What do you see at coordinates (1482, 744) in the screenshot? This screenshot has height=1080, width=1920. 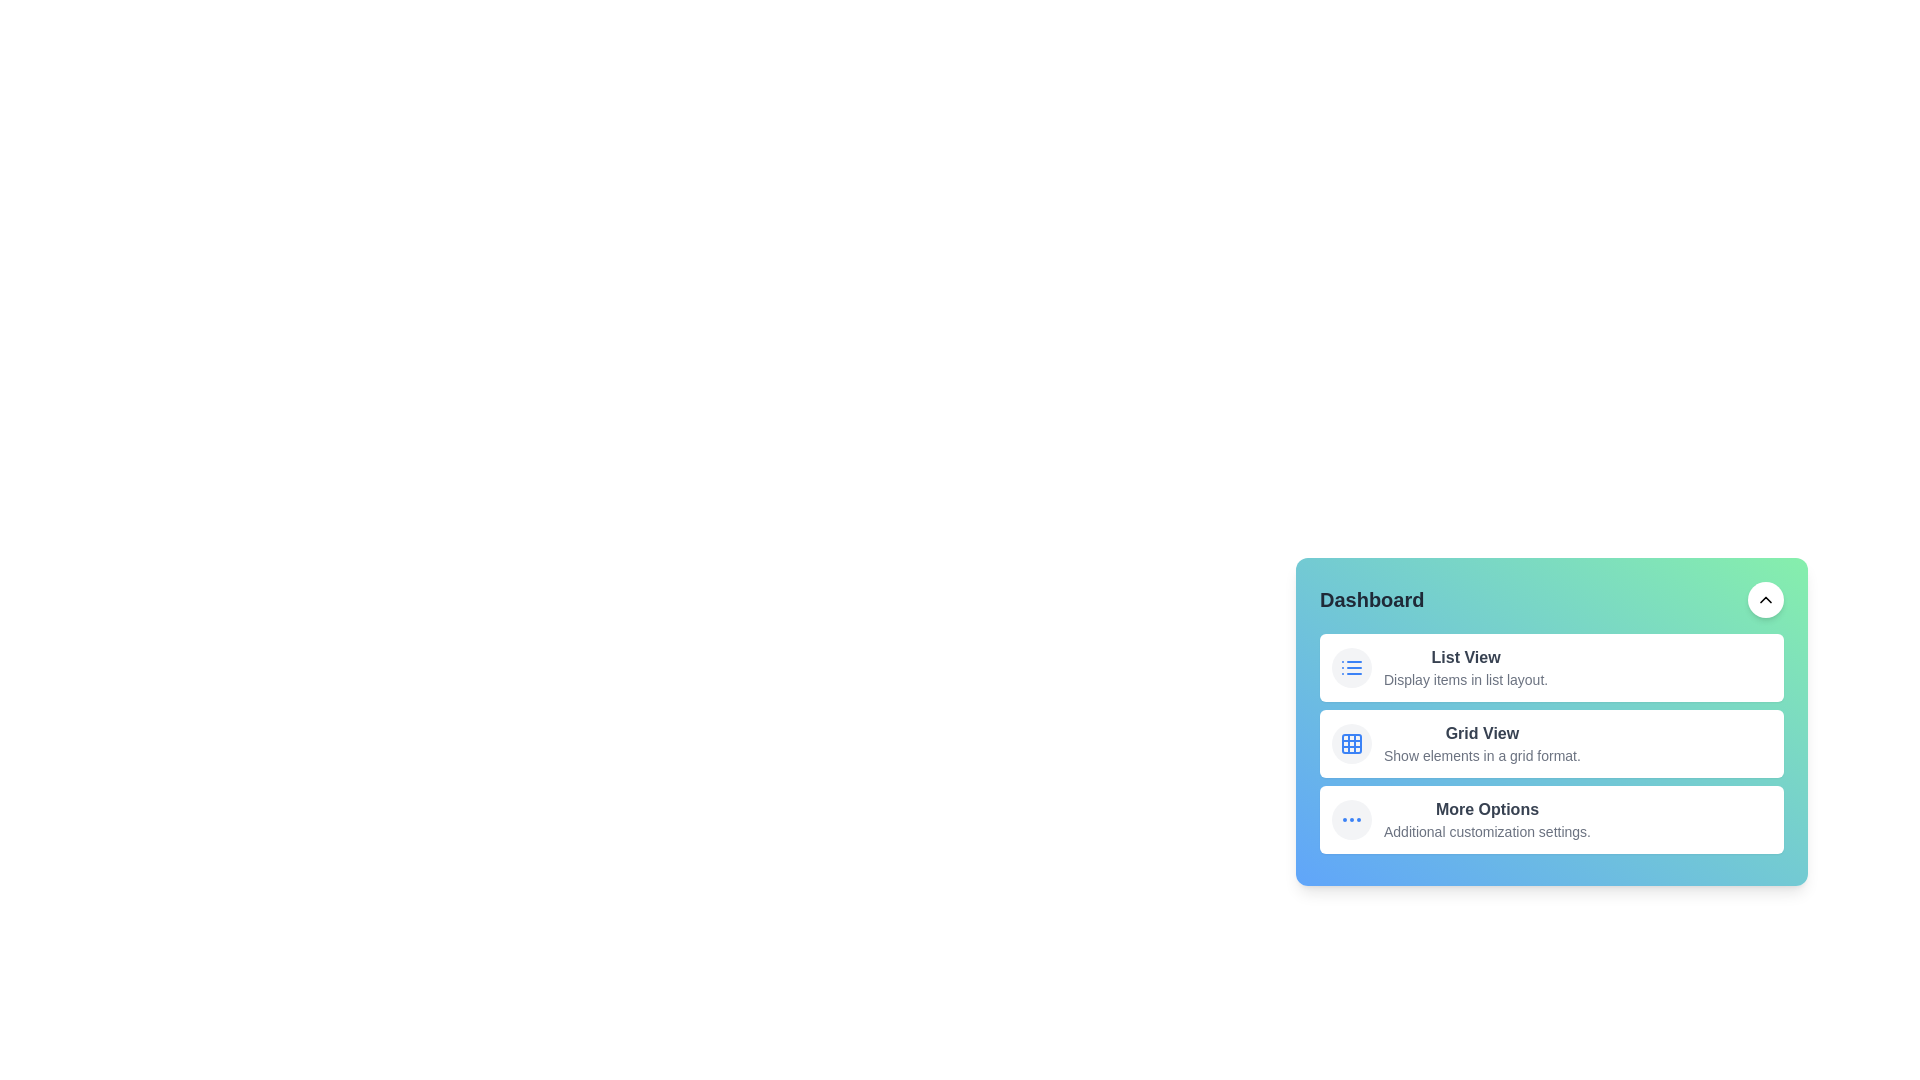 I see `the 'Grid View' option to select it` at bounding box center [1482, 744].